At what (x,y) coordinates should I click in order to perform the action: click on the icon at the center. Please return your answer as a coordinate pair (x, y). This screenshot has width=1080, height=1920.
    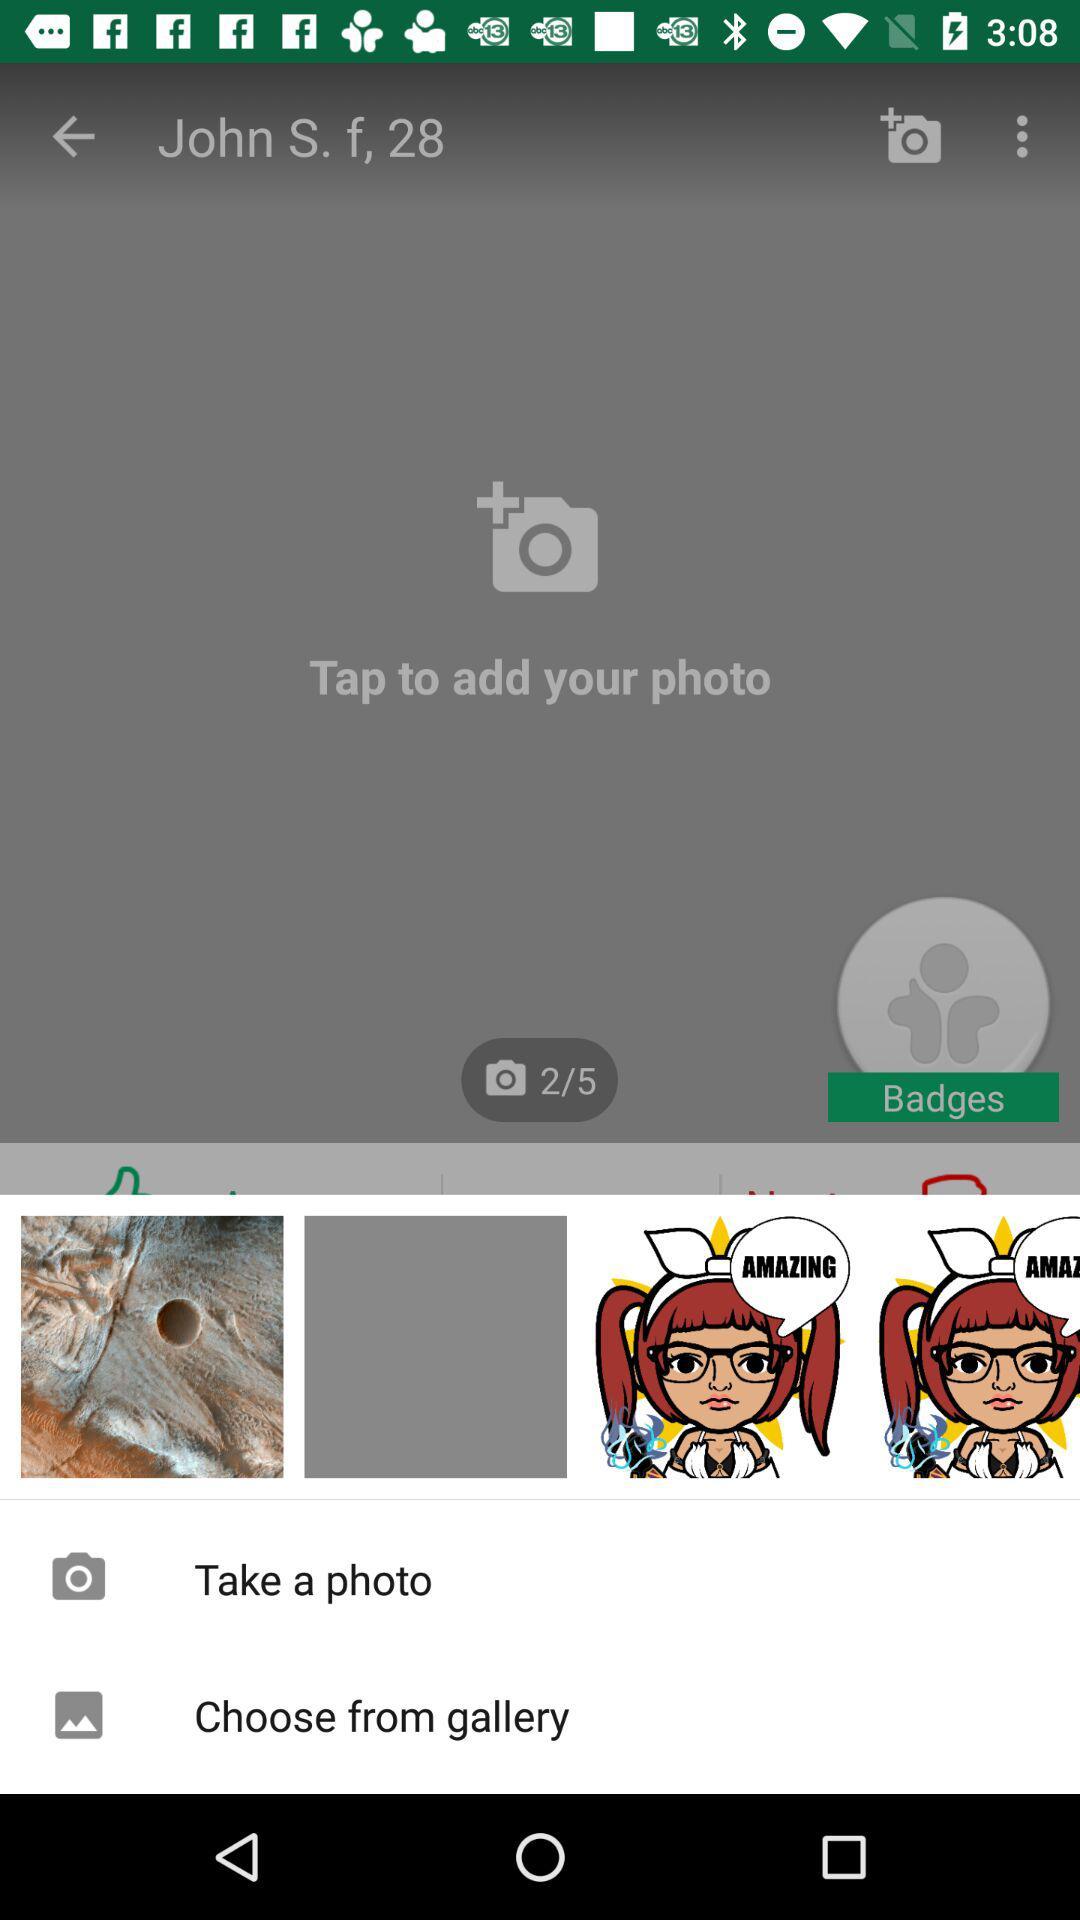
    Looking at the image, I should click on (540, 896).